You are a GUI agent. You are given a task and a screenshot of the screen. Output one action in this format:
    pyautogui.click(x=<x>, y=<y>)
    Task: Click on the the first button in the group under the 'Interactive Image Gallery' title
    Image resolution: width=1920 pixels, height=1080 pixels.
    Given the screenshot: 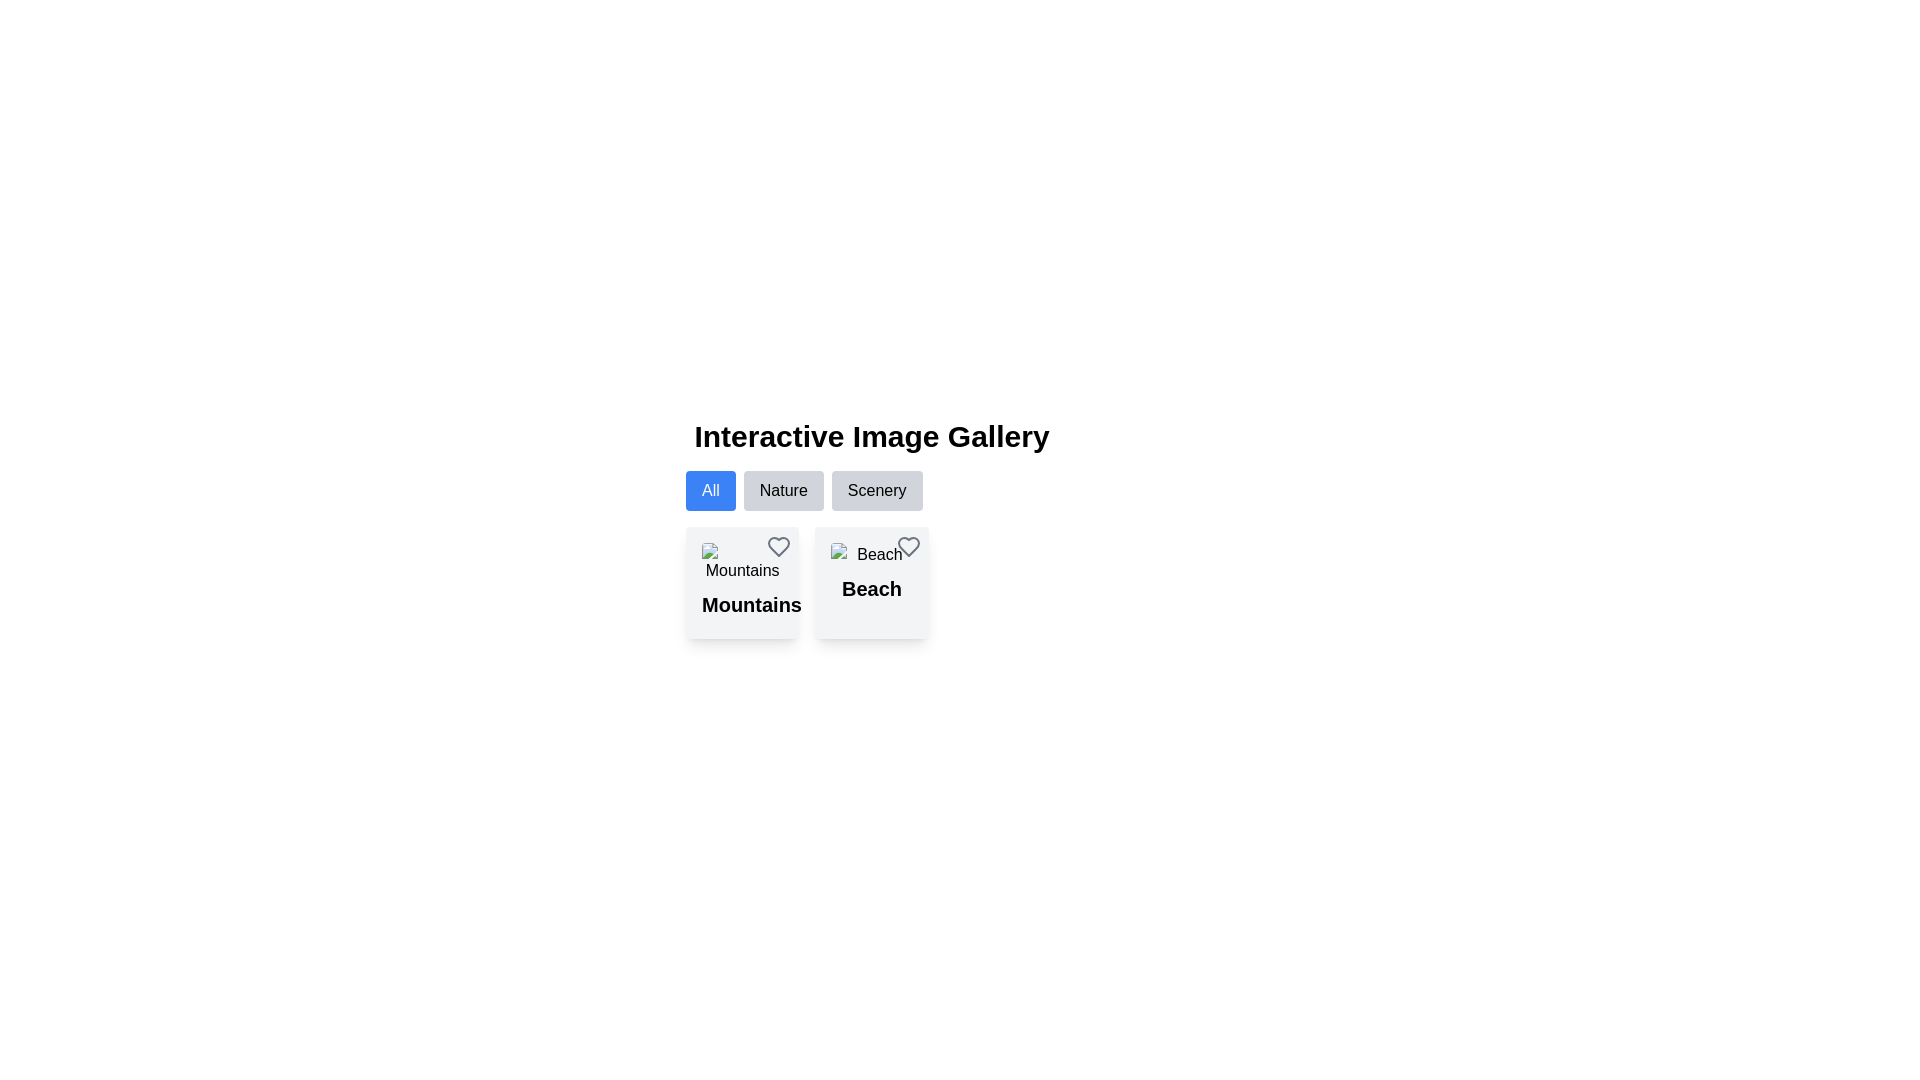 What is the action you would take?
    pyautogui.click(x=710, y=490)
    